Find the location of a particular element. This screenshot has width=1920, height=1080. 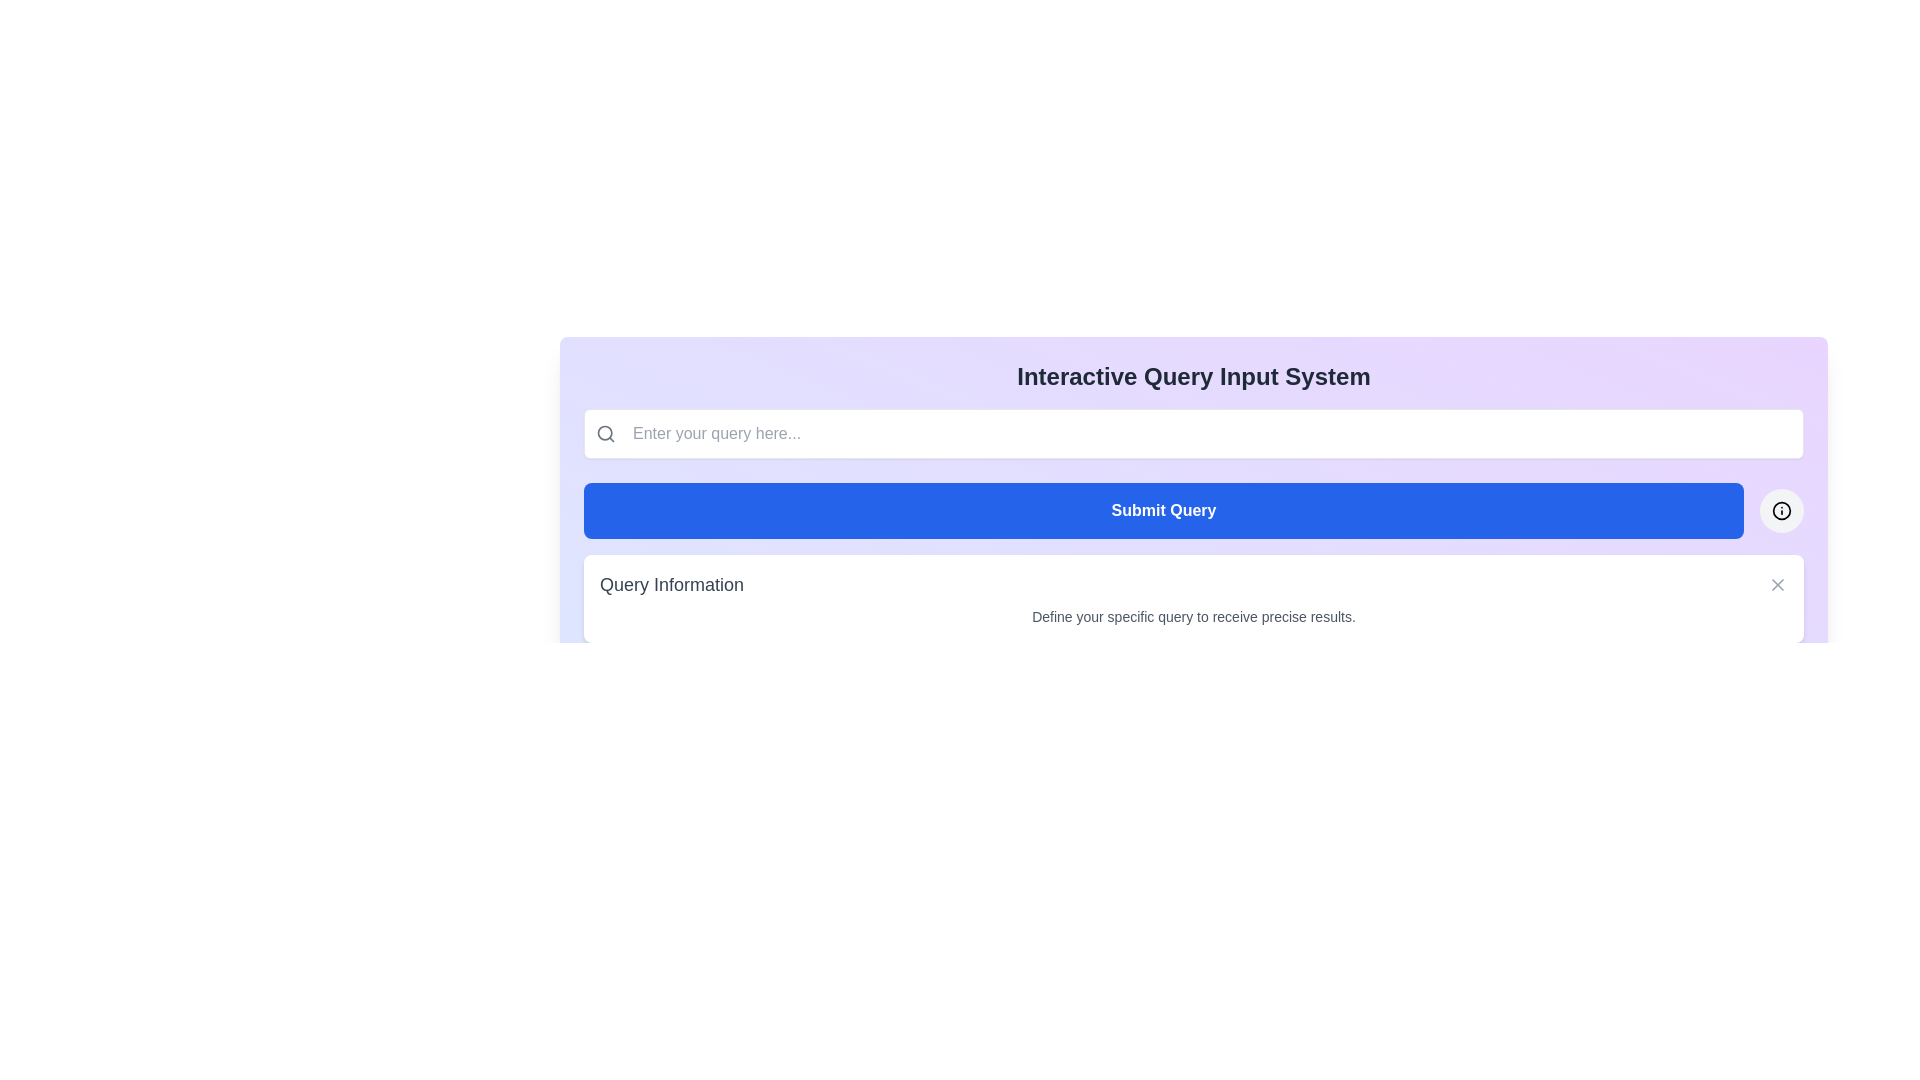

the close button represented by the 'X' symbol located at the bottom right corner of the user panel is located at coordinates (1777, 585).